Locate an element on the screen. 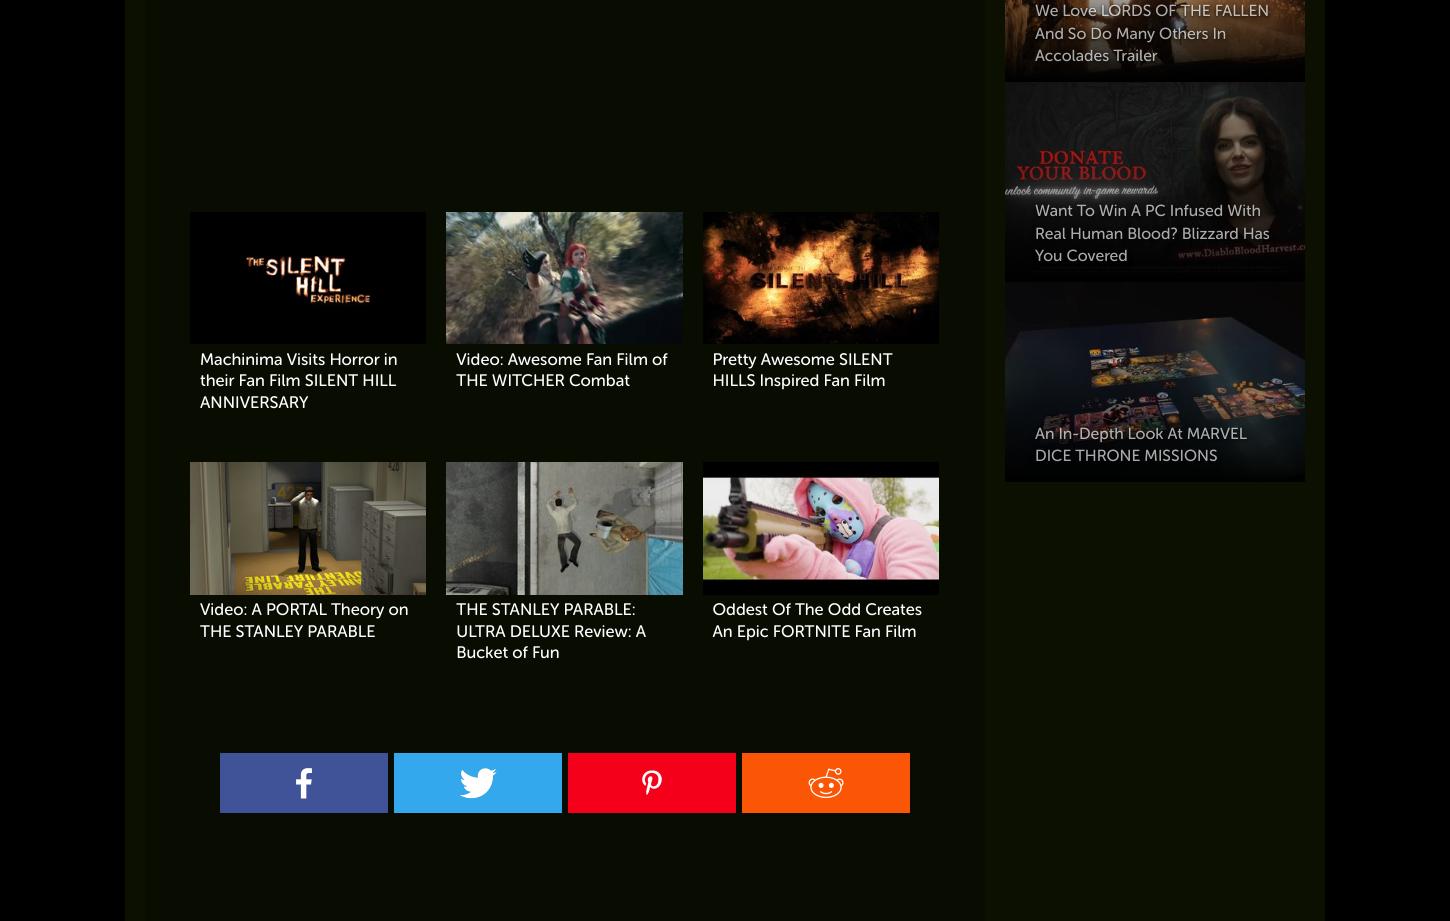 The height and width of the screenshot is (921, 1450). 'THE STANLEY PARABLE: ULTRA DELUXE Review: A Bucket of Fun' is located at coordinates (551, 630).